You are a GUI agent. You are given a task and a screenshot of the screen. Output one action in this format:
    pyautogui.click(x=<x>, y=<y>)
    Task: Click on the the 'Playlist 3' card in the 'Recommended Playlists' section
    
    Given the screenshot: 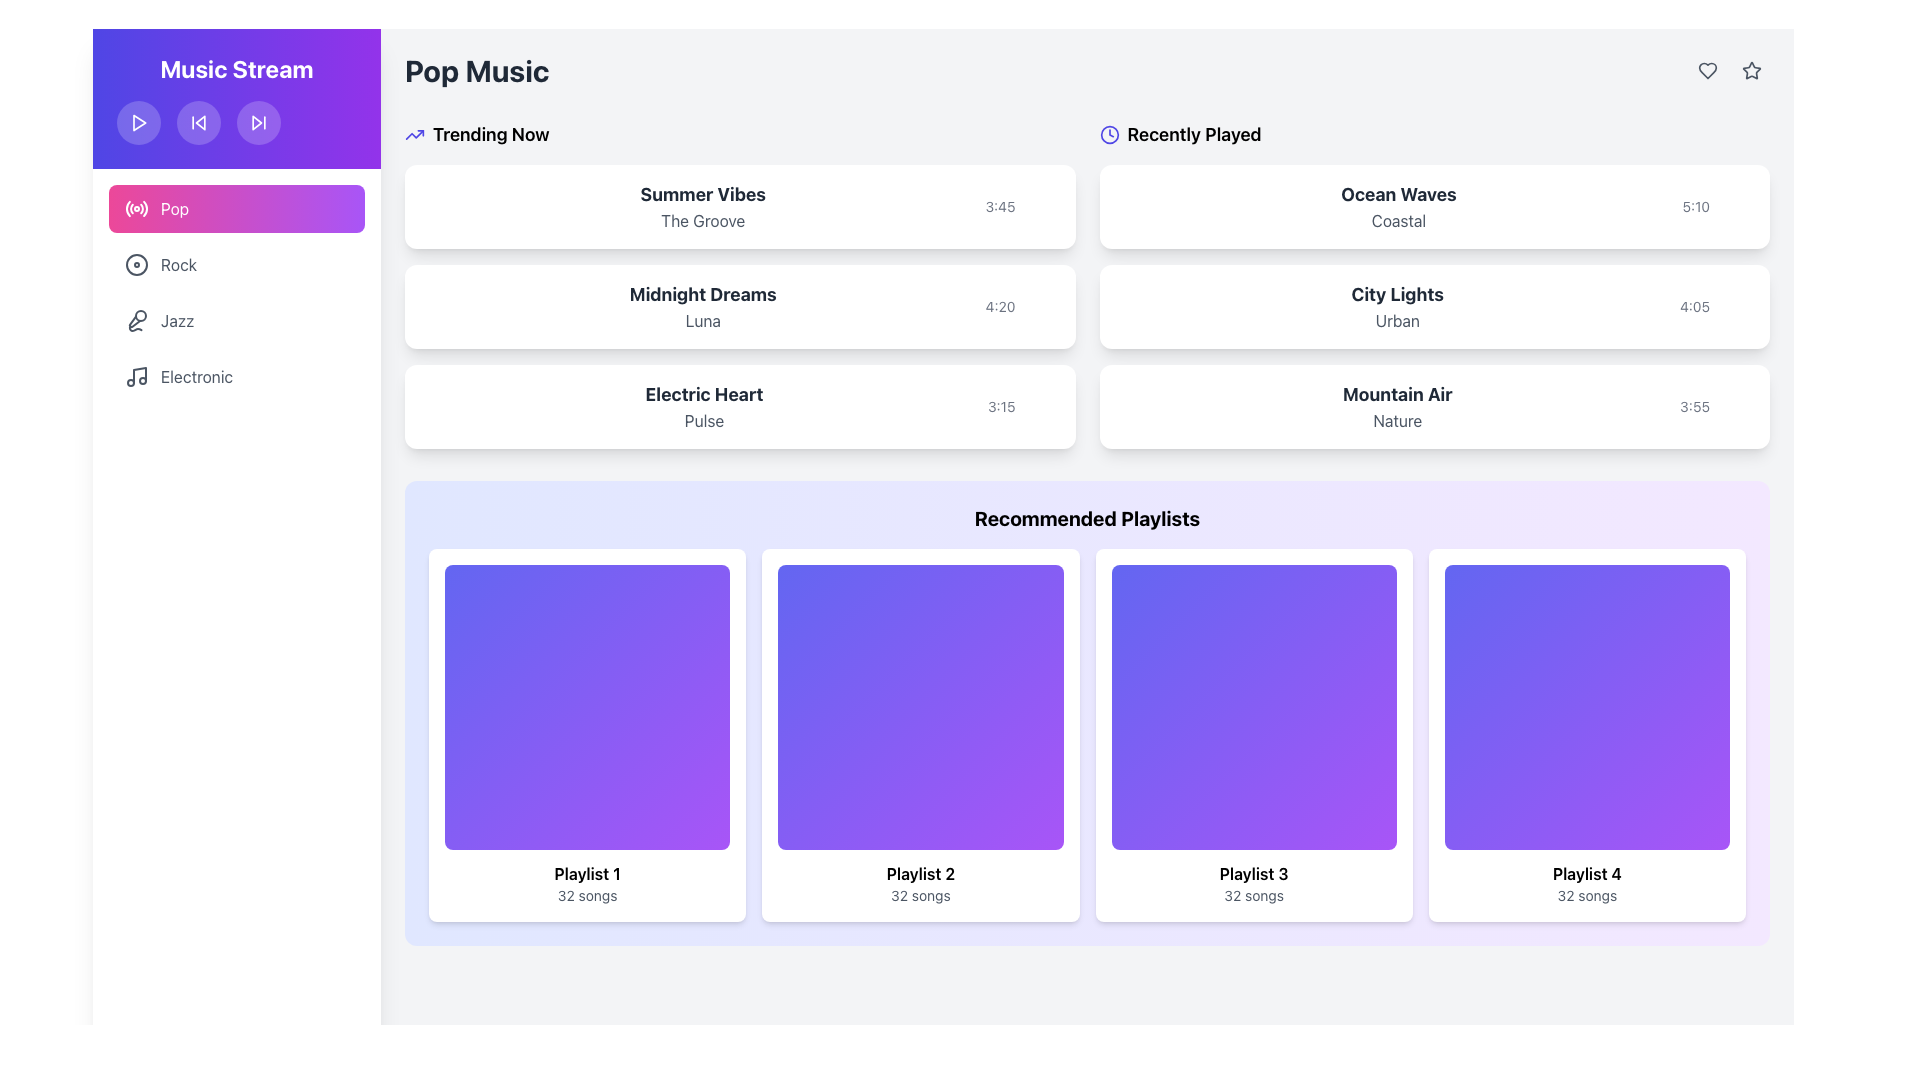 What is the action you would take?
    pyautogui.click(x=1252, y=735)
    